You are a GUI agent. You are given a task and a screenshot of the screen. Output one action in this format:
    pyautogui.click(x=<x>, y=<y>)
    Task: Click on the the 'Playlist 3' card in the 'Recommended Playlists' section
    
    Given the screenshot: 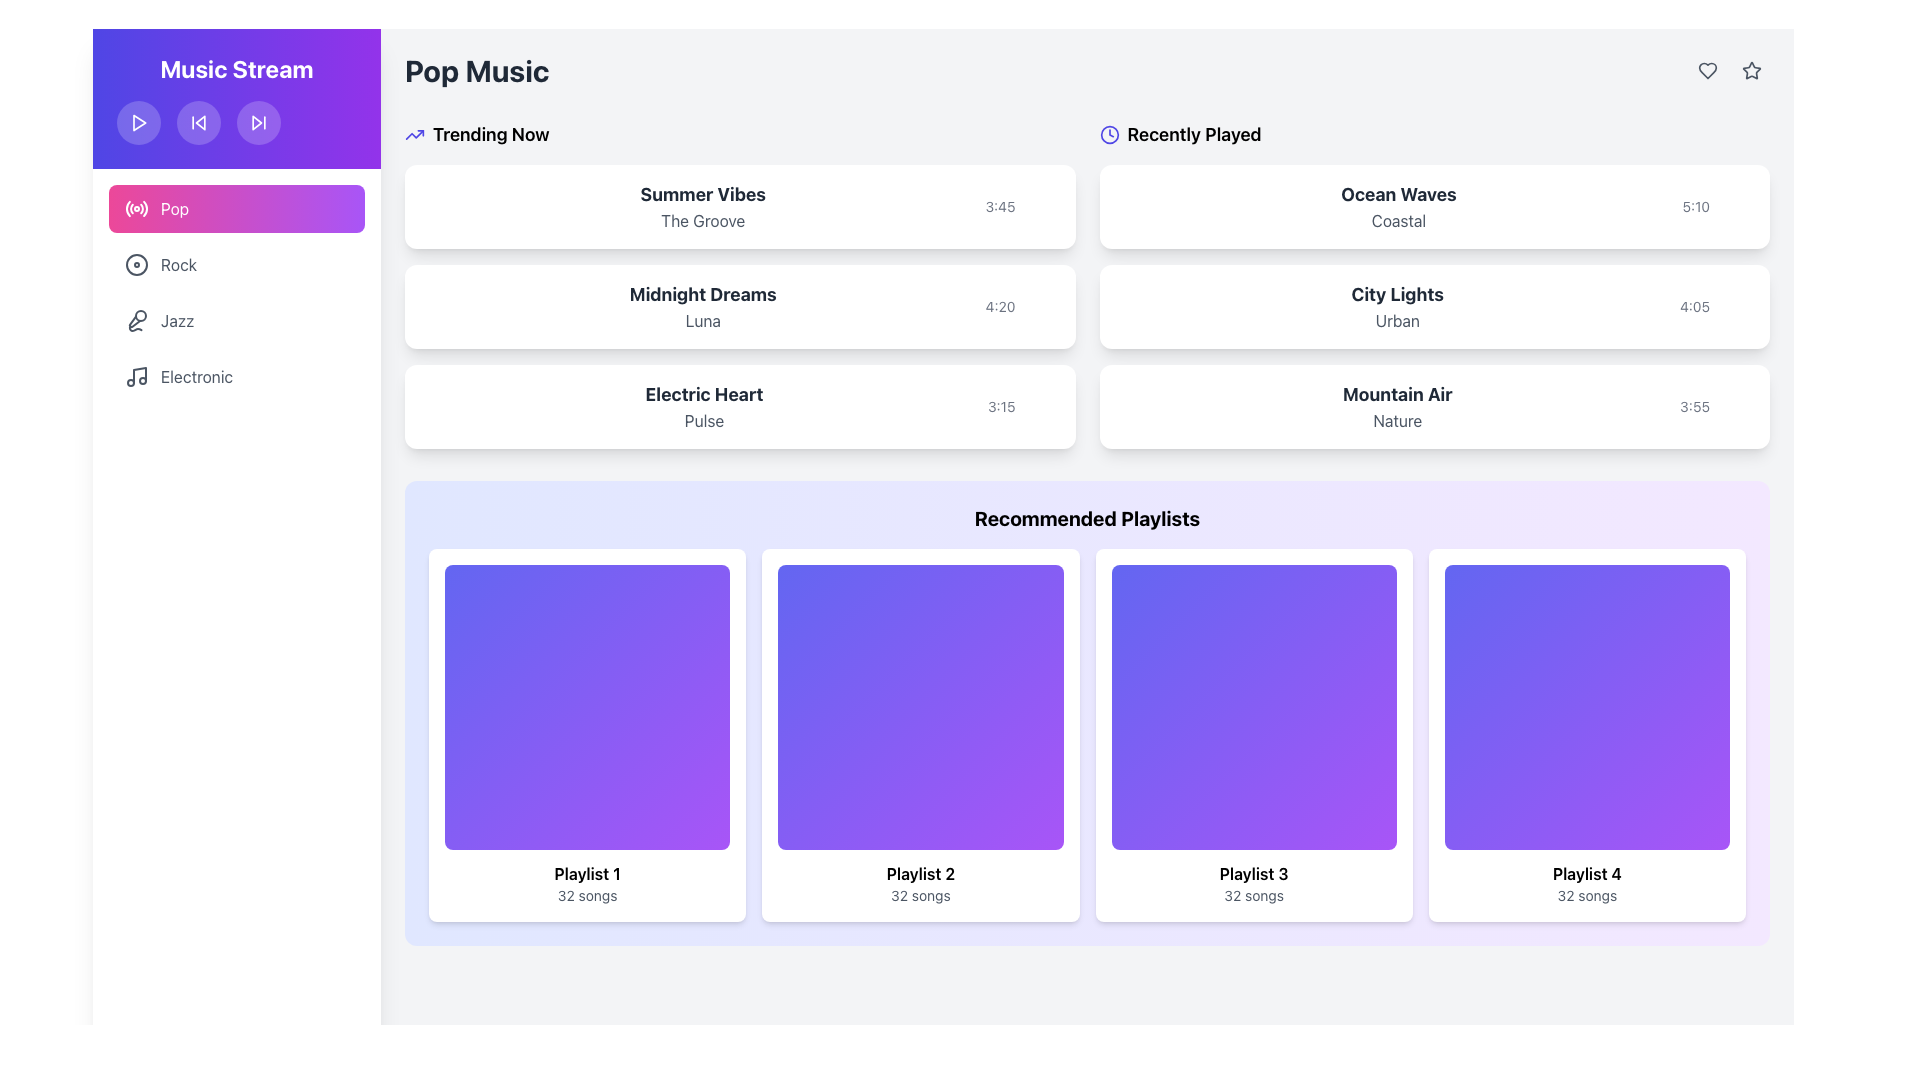 What is the action you would take?
    pyautogui.click(x=1252, y=735)
    